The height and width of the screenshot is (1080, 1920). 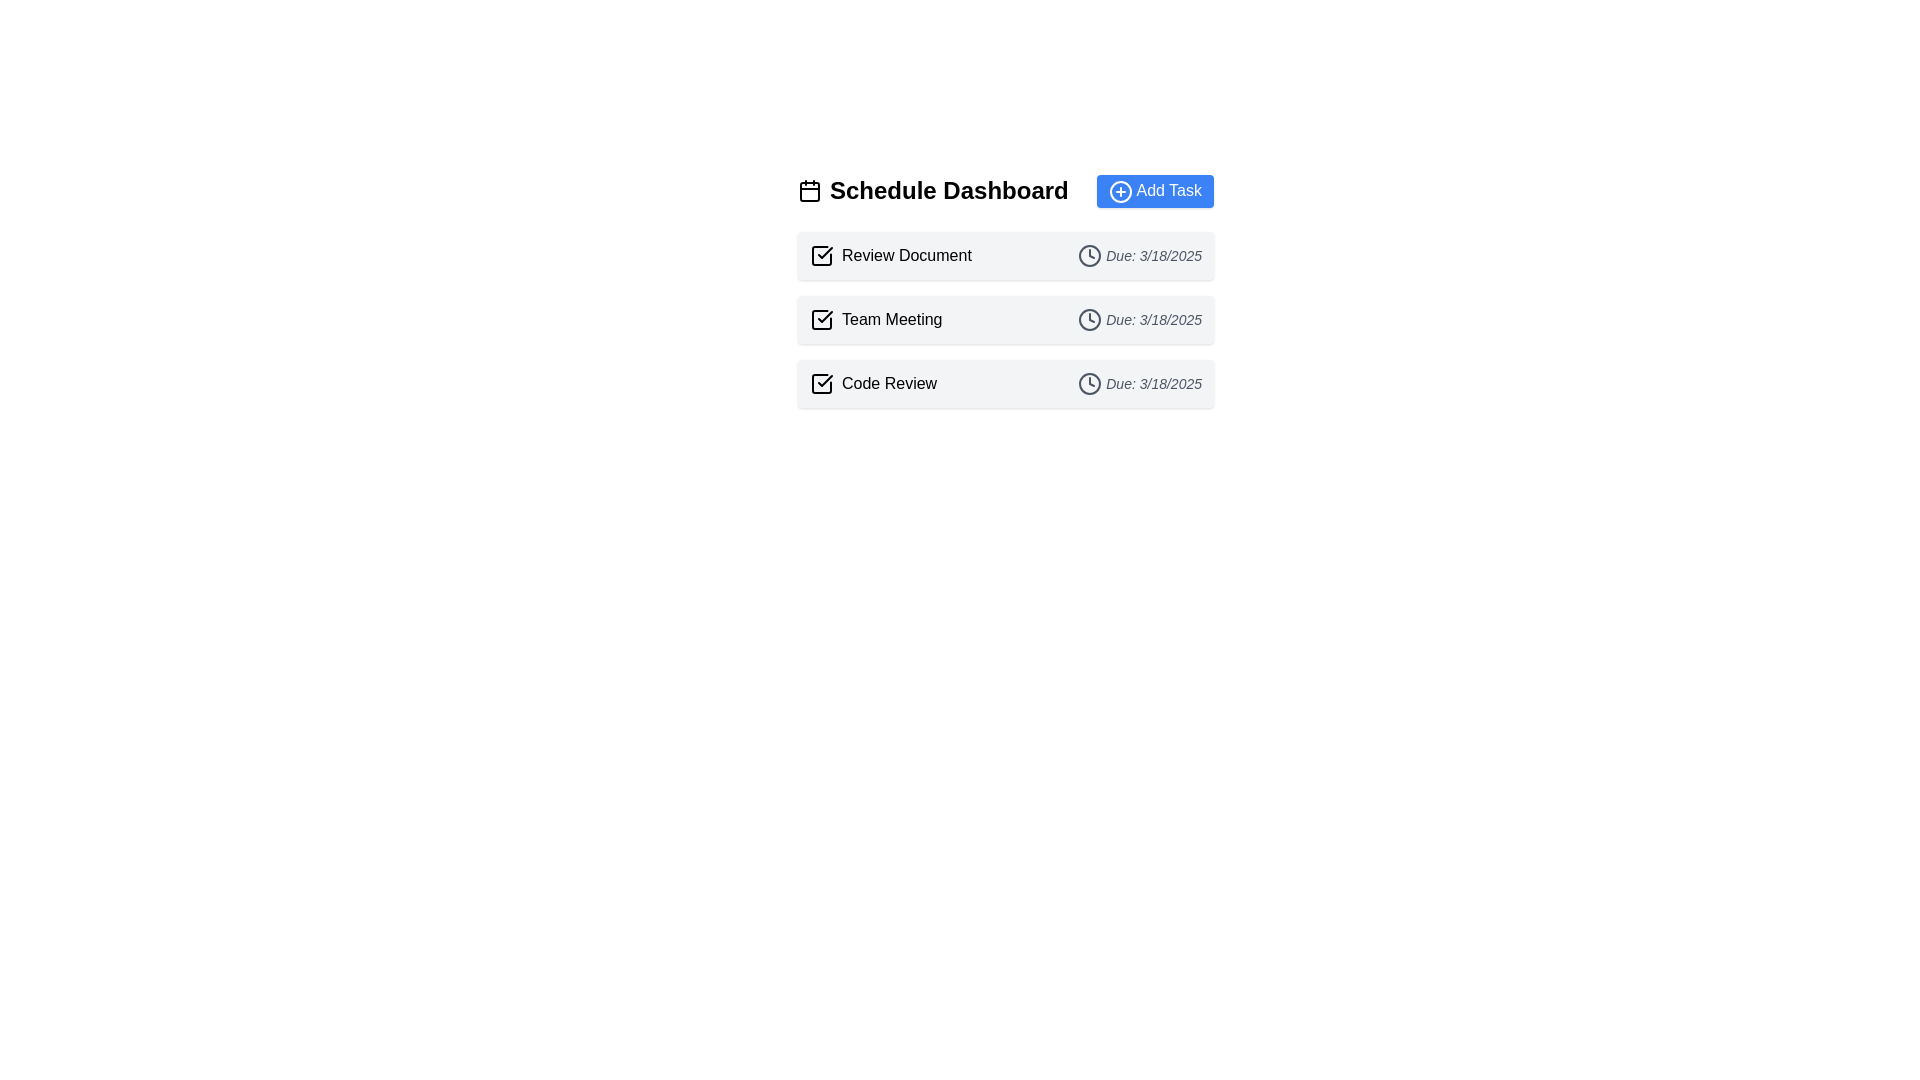 What do you see at coordinates (825, 315) in the screenshot?
I see `checkmark icon representing the selected or completed state of the second task in the vertical column of task items` at bounding box center [825, 315].